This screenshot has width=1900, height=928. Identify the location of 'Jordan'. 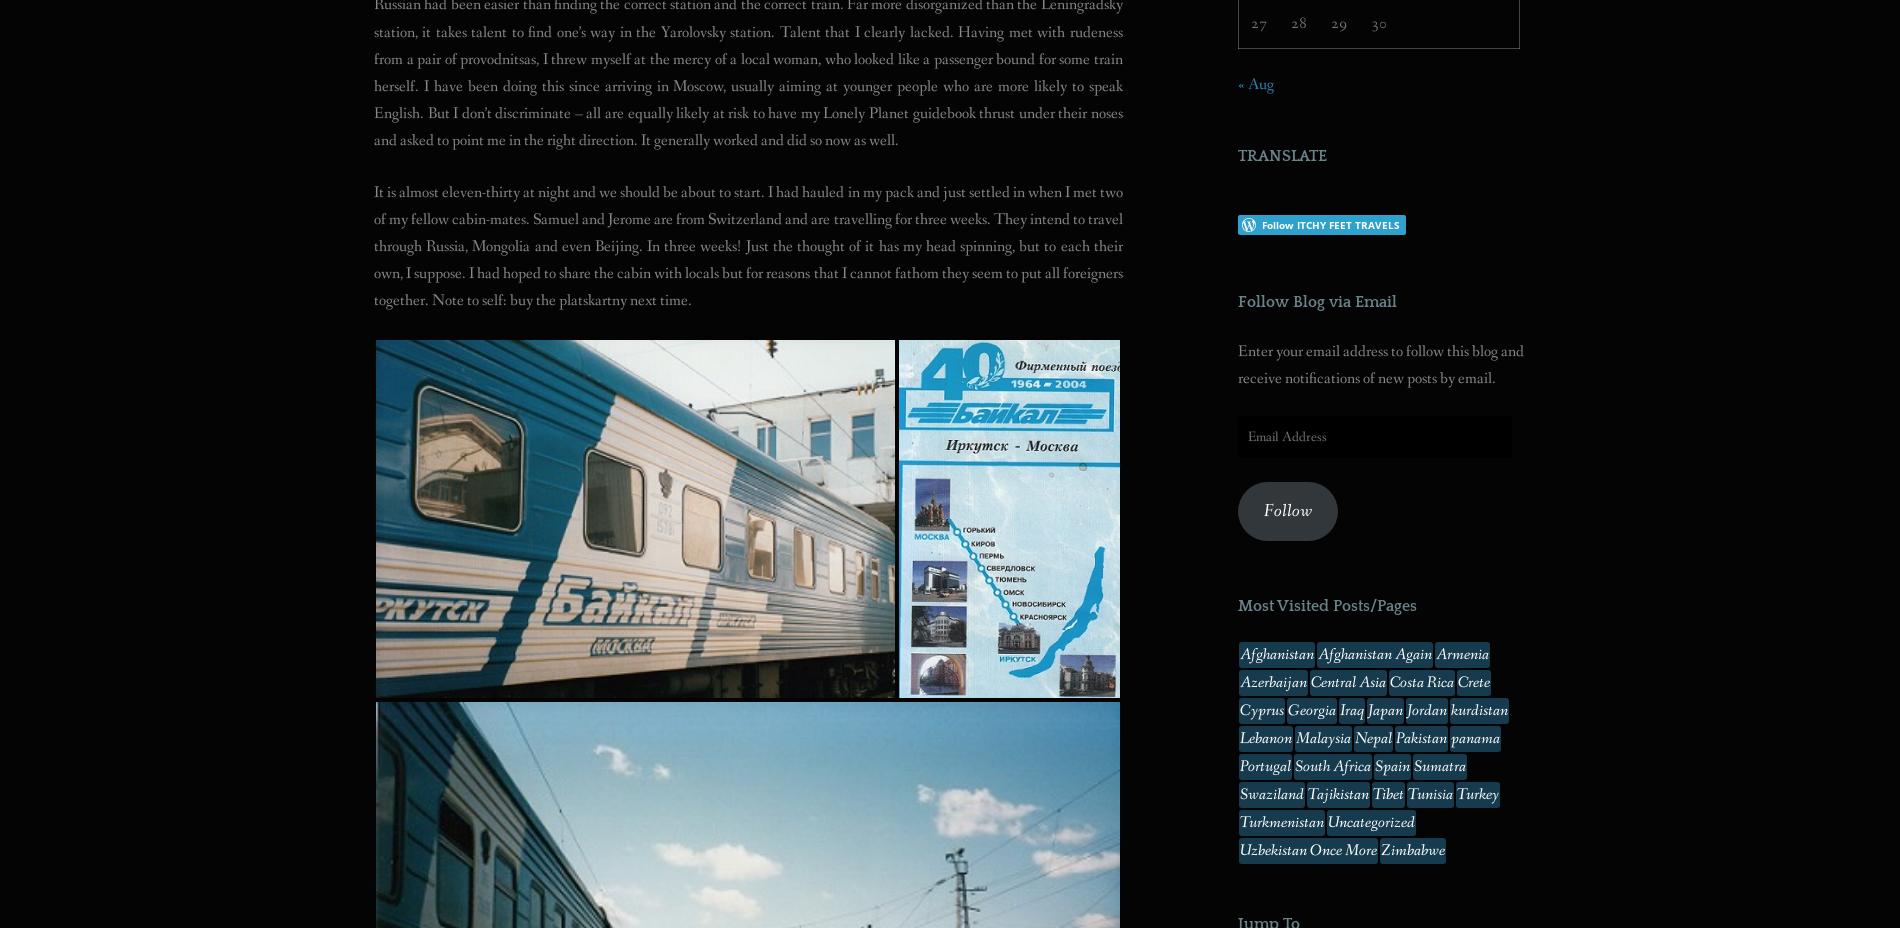
(1427, 709).